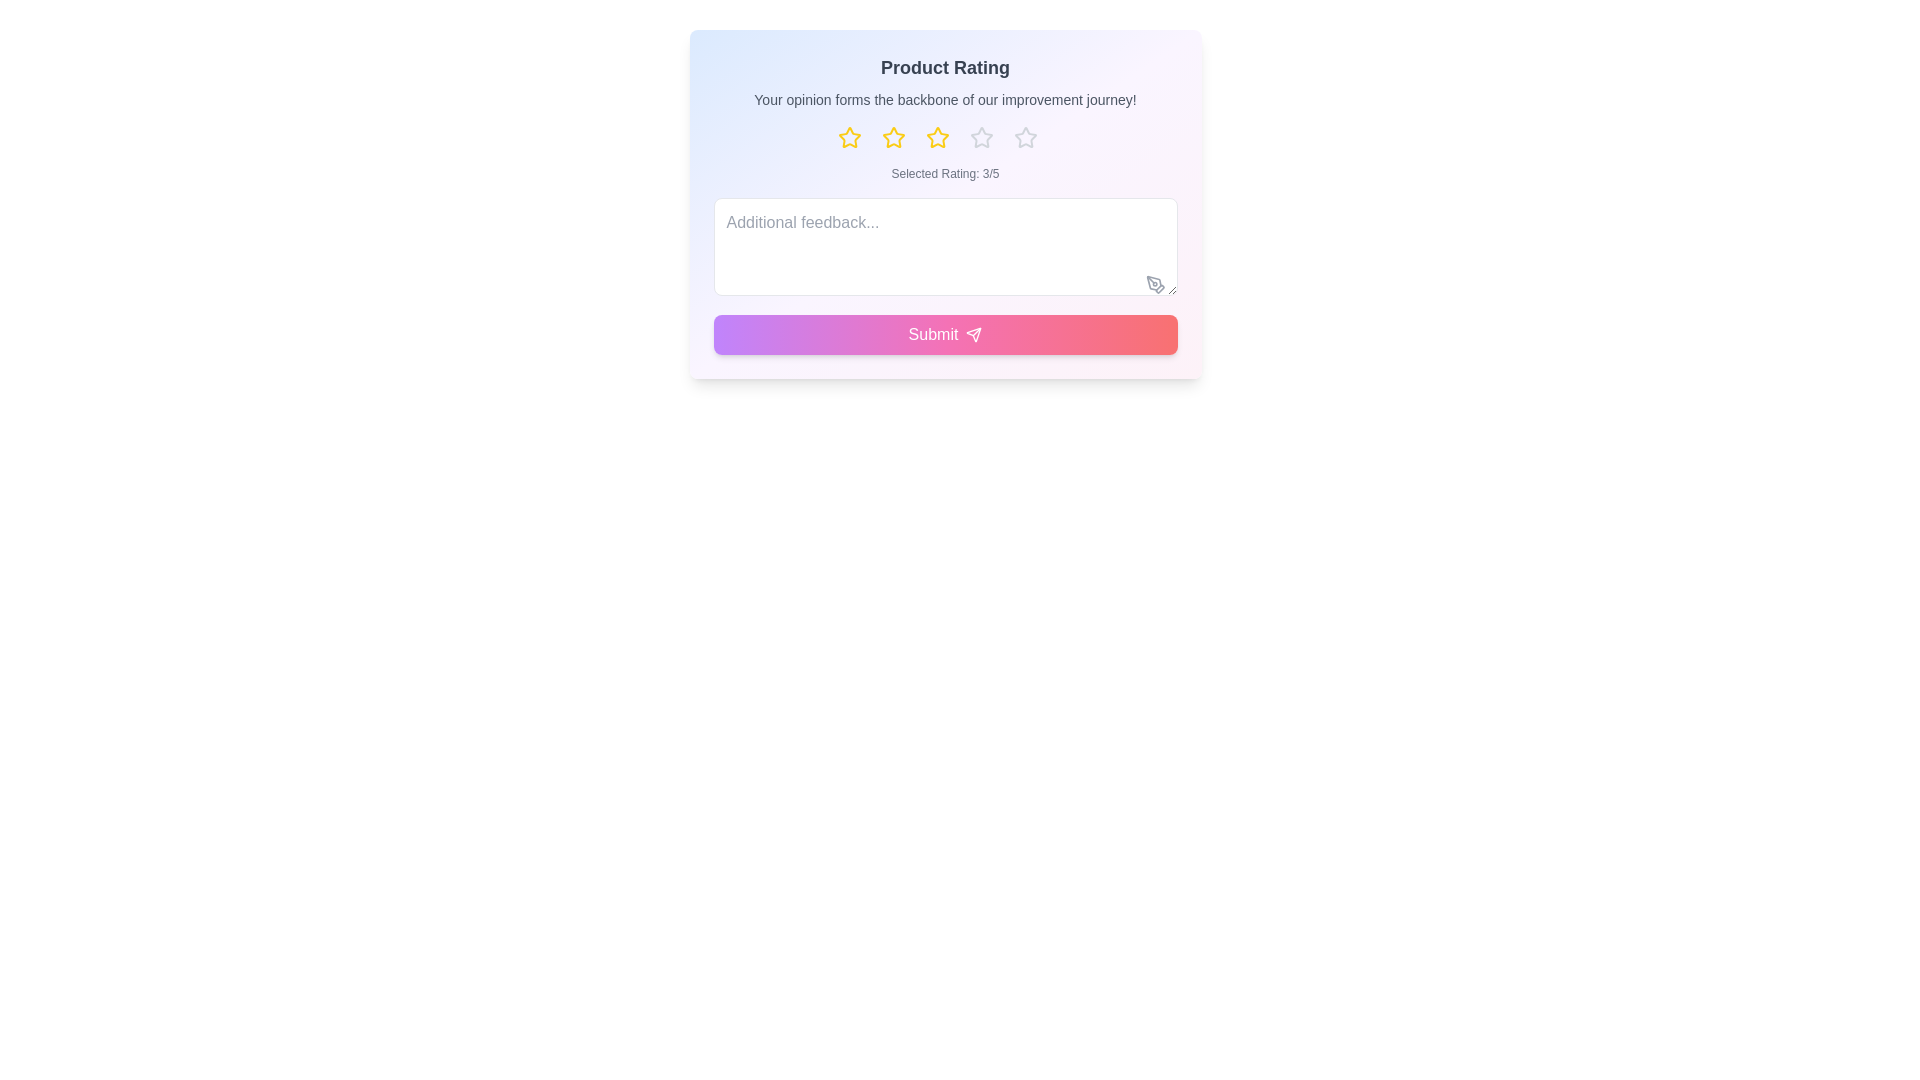 This screenshot has width=1920, height=1080. I want to click on the star rating button corresponding to 3 stars to observe the hover effect, so click(944, 137).